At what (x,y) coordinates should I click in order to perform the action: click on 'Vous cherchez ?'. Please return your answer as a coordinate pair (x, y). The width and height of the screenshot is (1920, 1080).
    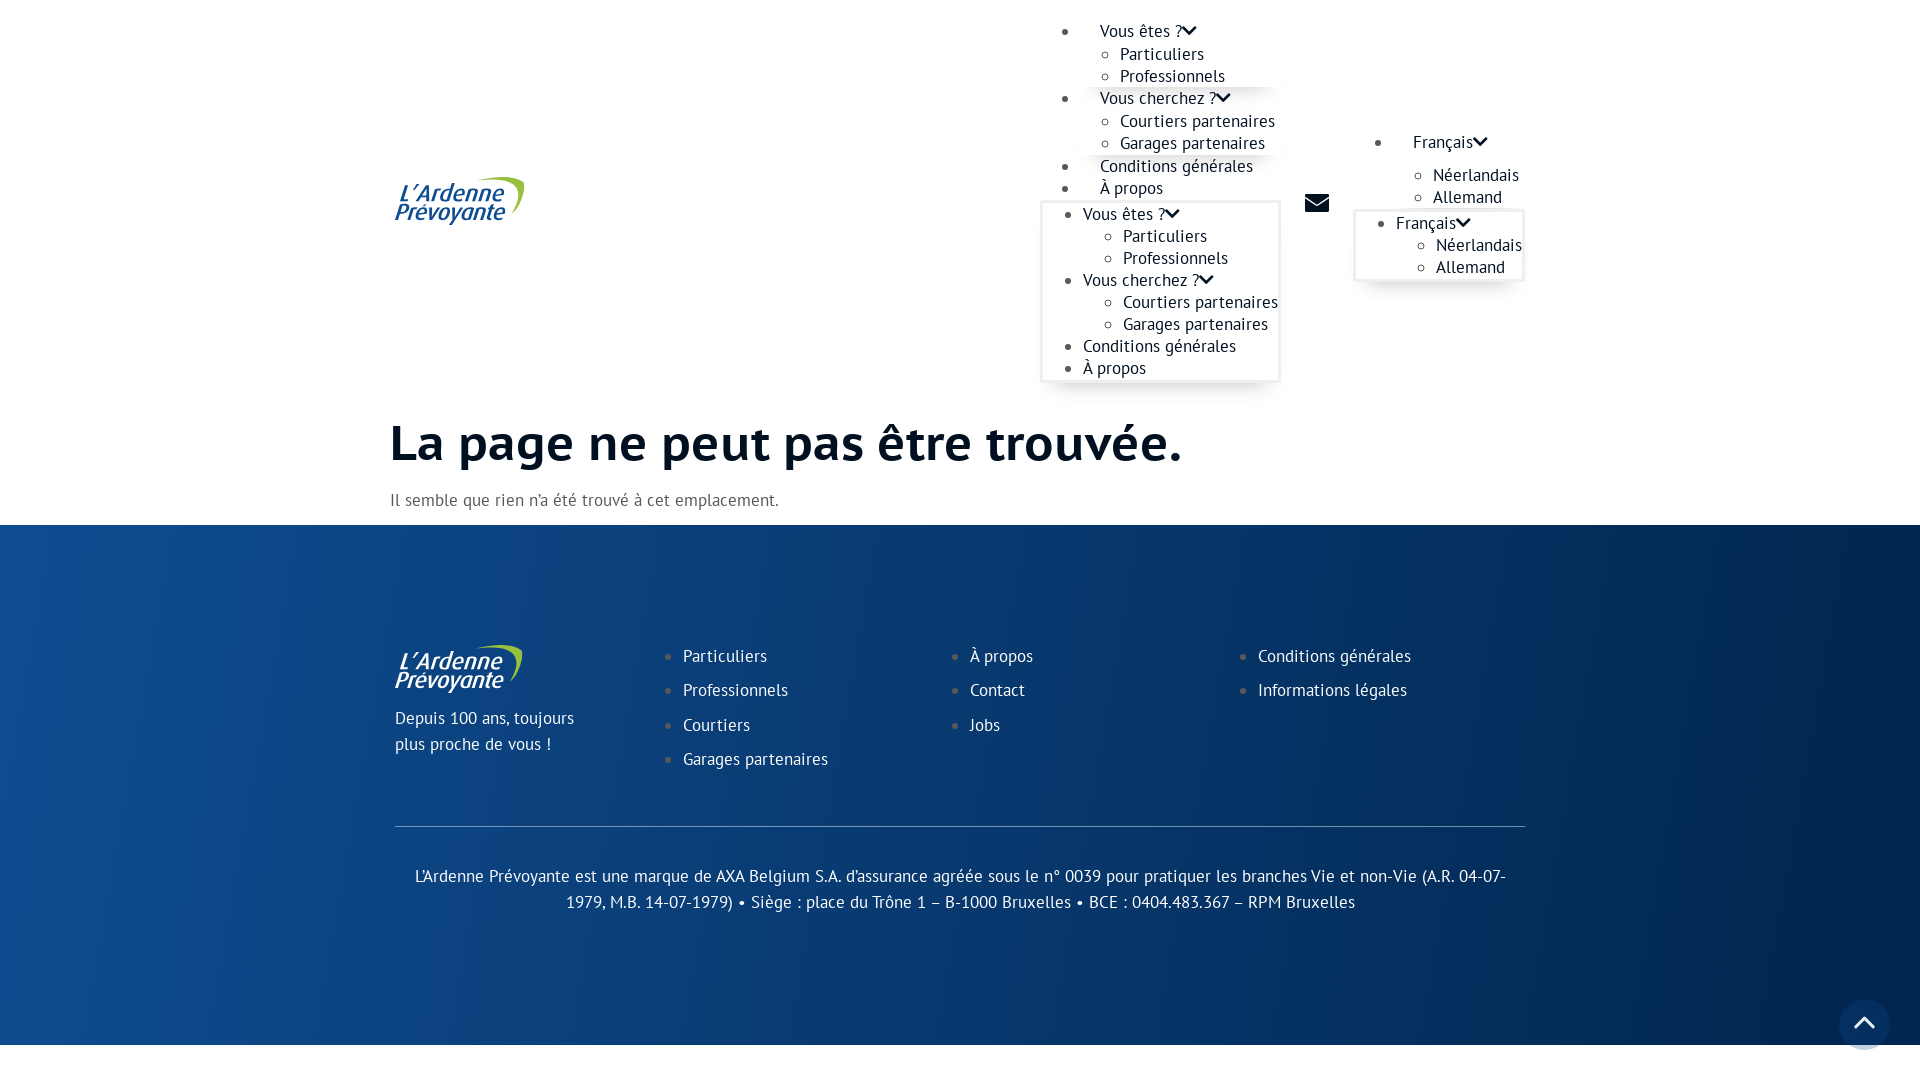
    Looking at the image, I should click on (1165, 97).